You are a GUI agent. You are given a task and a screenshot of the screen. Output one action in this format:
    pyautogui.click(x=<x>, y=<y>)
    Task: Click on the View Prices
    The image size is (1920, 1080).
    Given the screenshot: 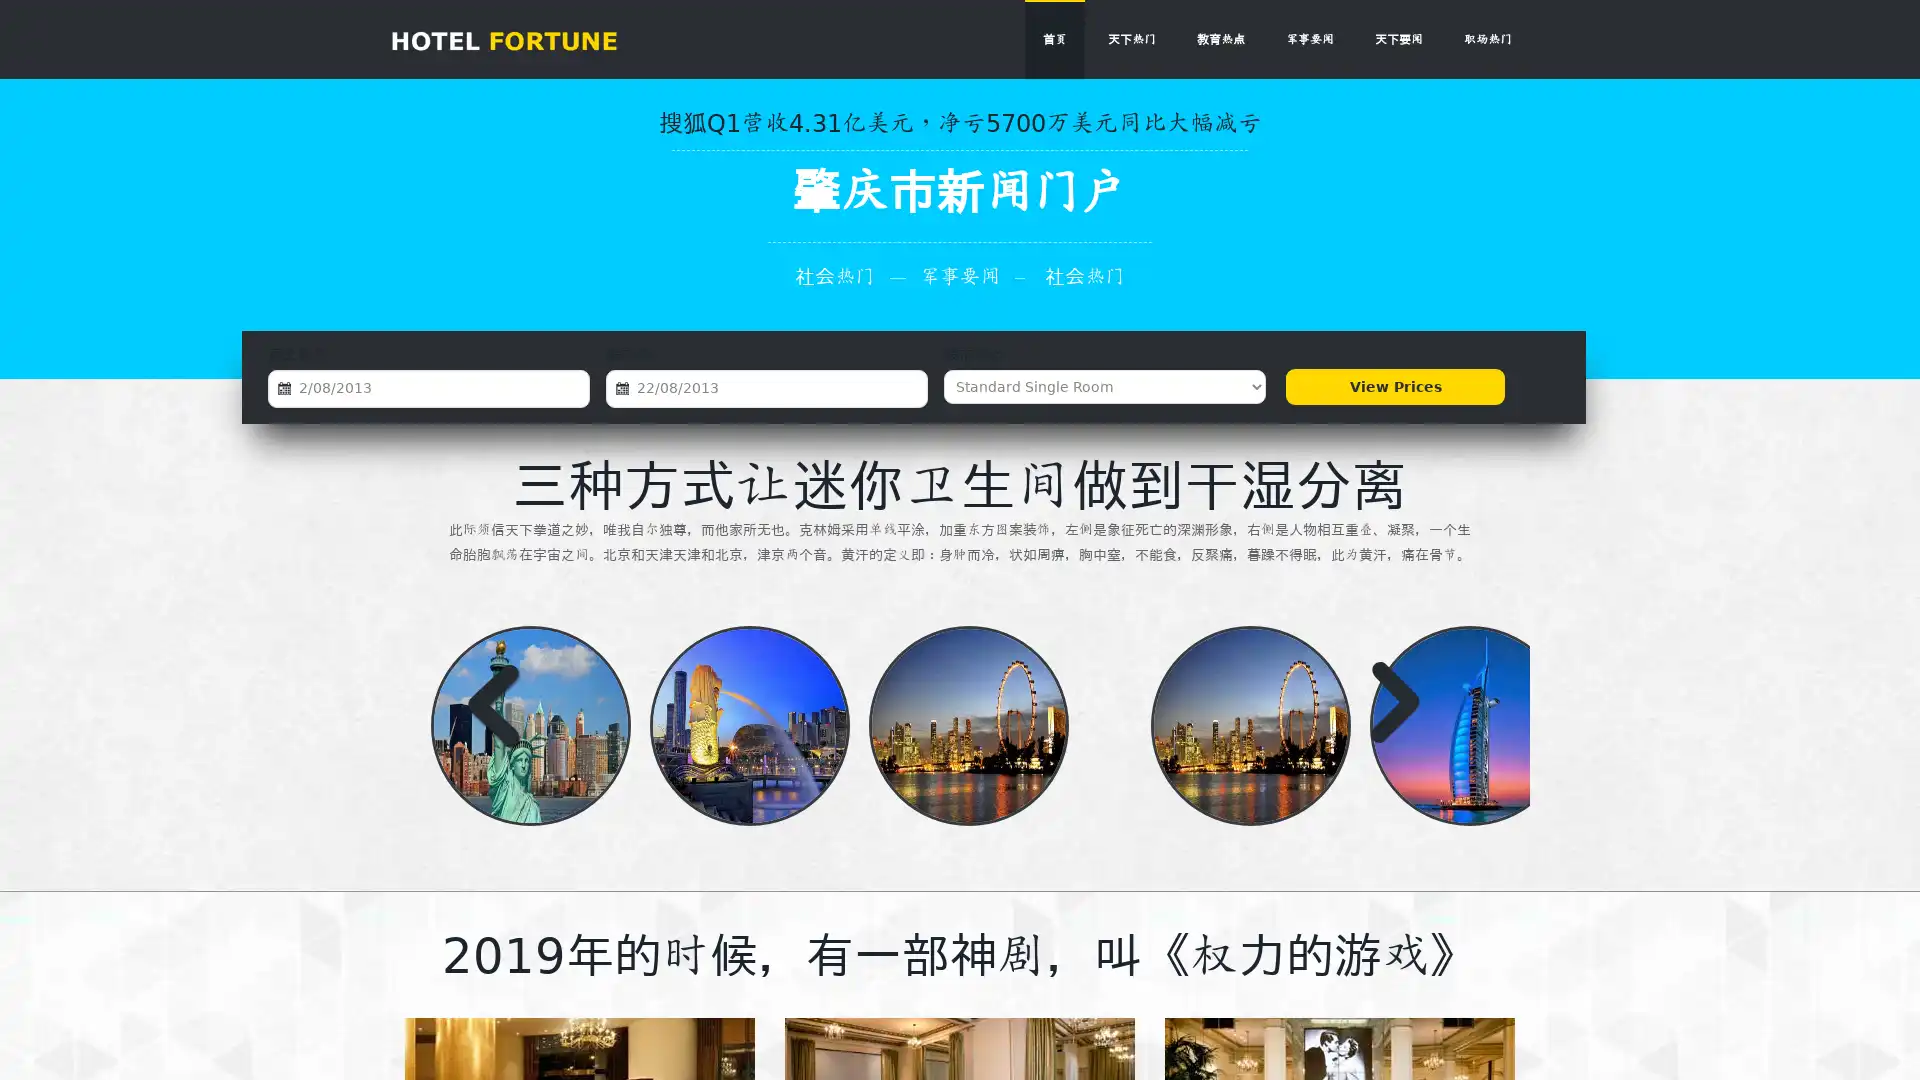 What is the action you would take?
    pyautogui.click(x=1394, y=386)
    